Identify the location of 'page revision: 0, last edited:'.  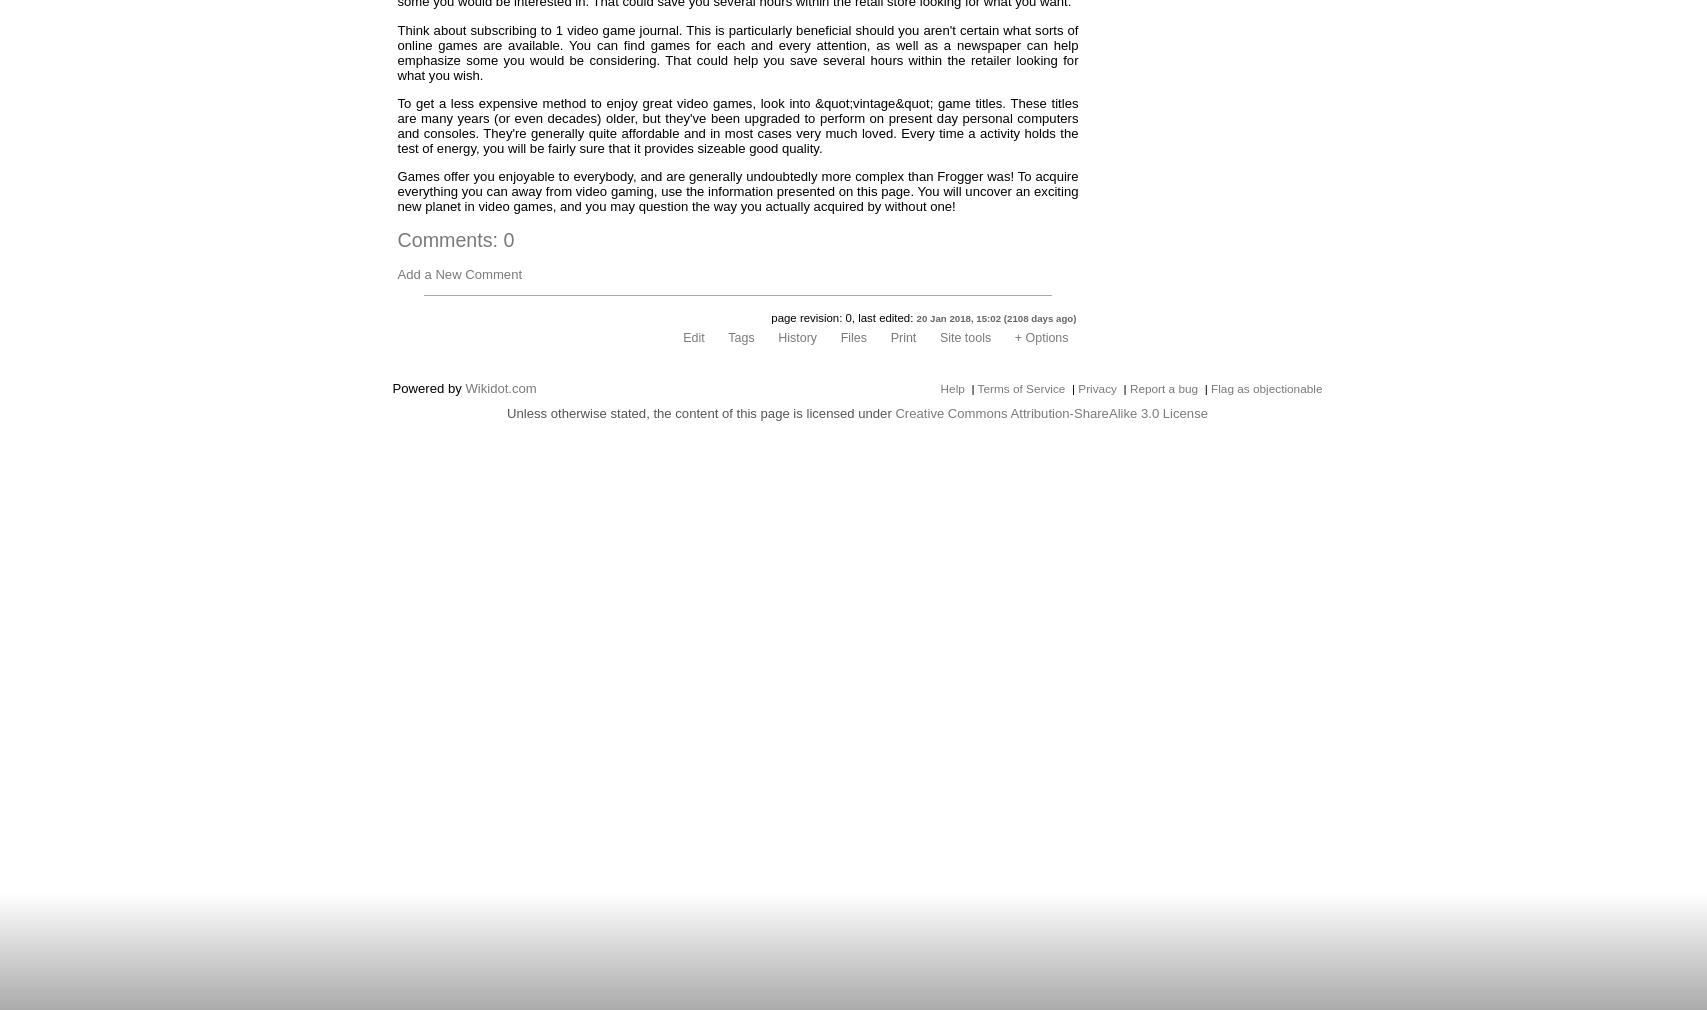
(771, 317).